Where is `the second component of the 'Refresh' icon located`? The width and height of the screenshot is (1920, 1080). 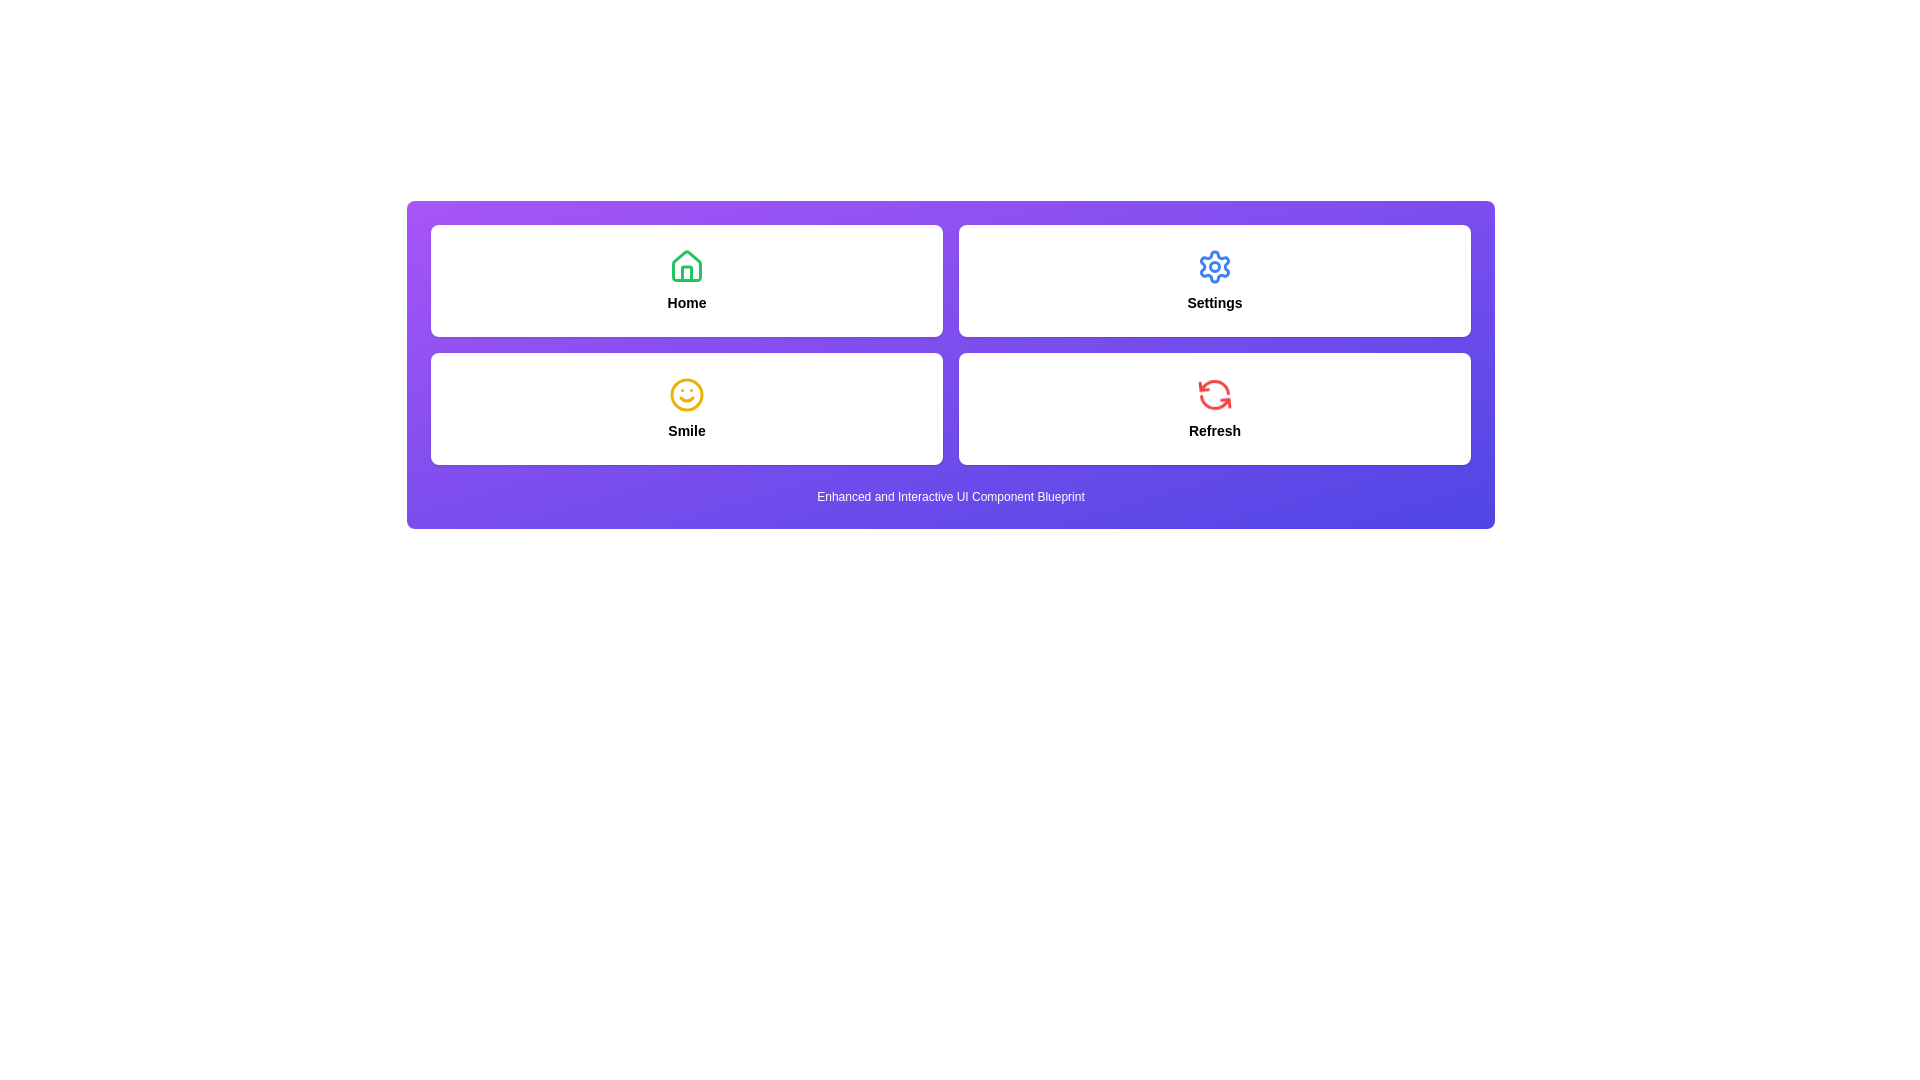 the second component of the 'Refresh' icon located is located at coordinates (1226, 401).